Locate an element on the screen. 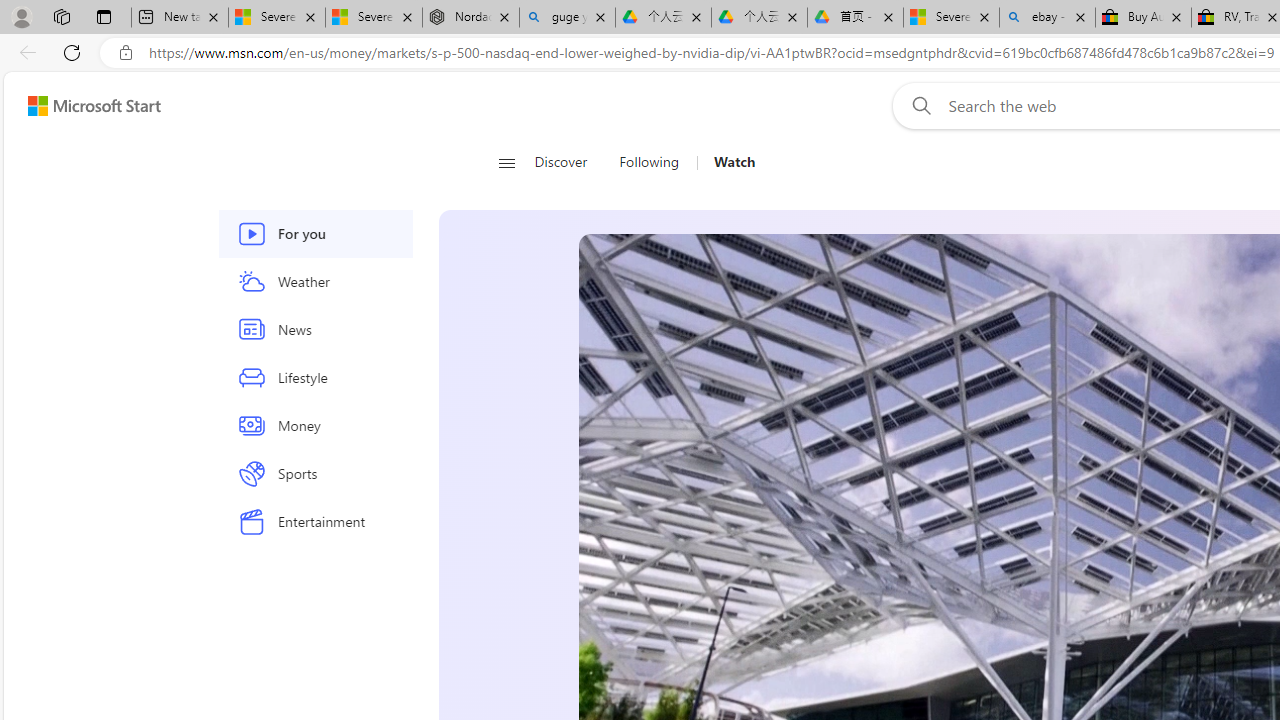 The width and height of the screenshot is (1280, 720). 'Skip to content' is located at coordinates (86, 105).